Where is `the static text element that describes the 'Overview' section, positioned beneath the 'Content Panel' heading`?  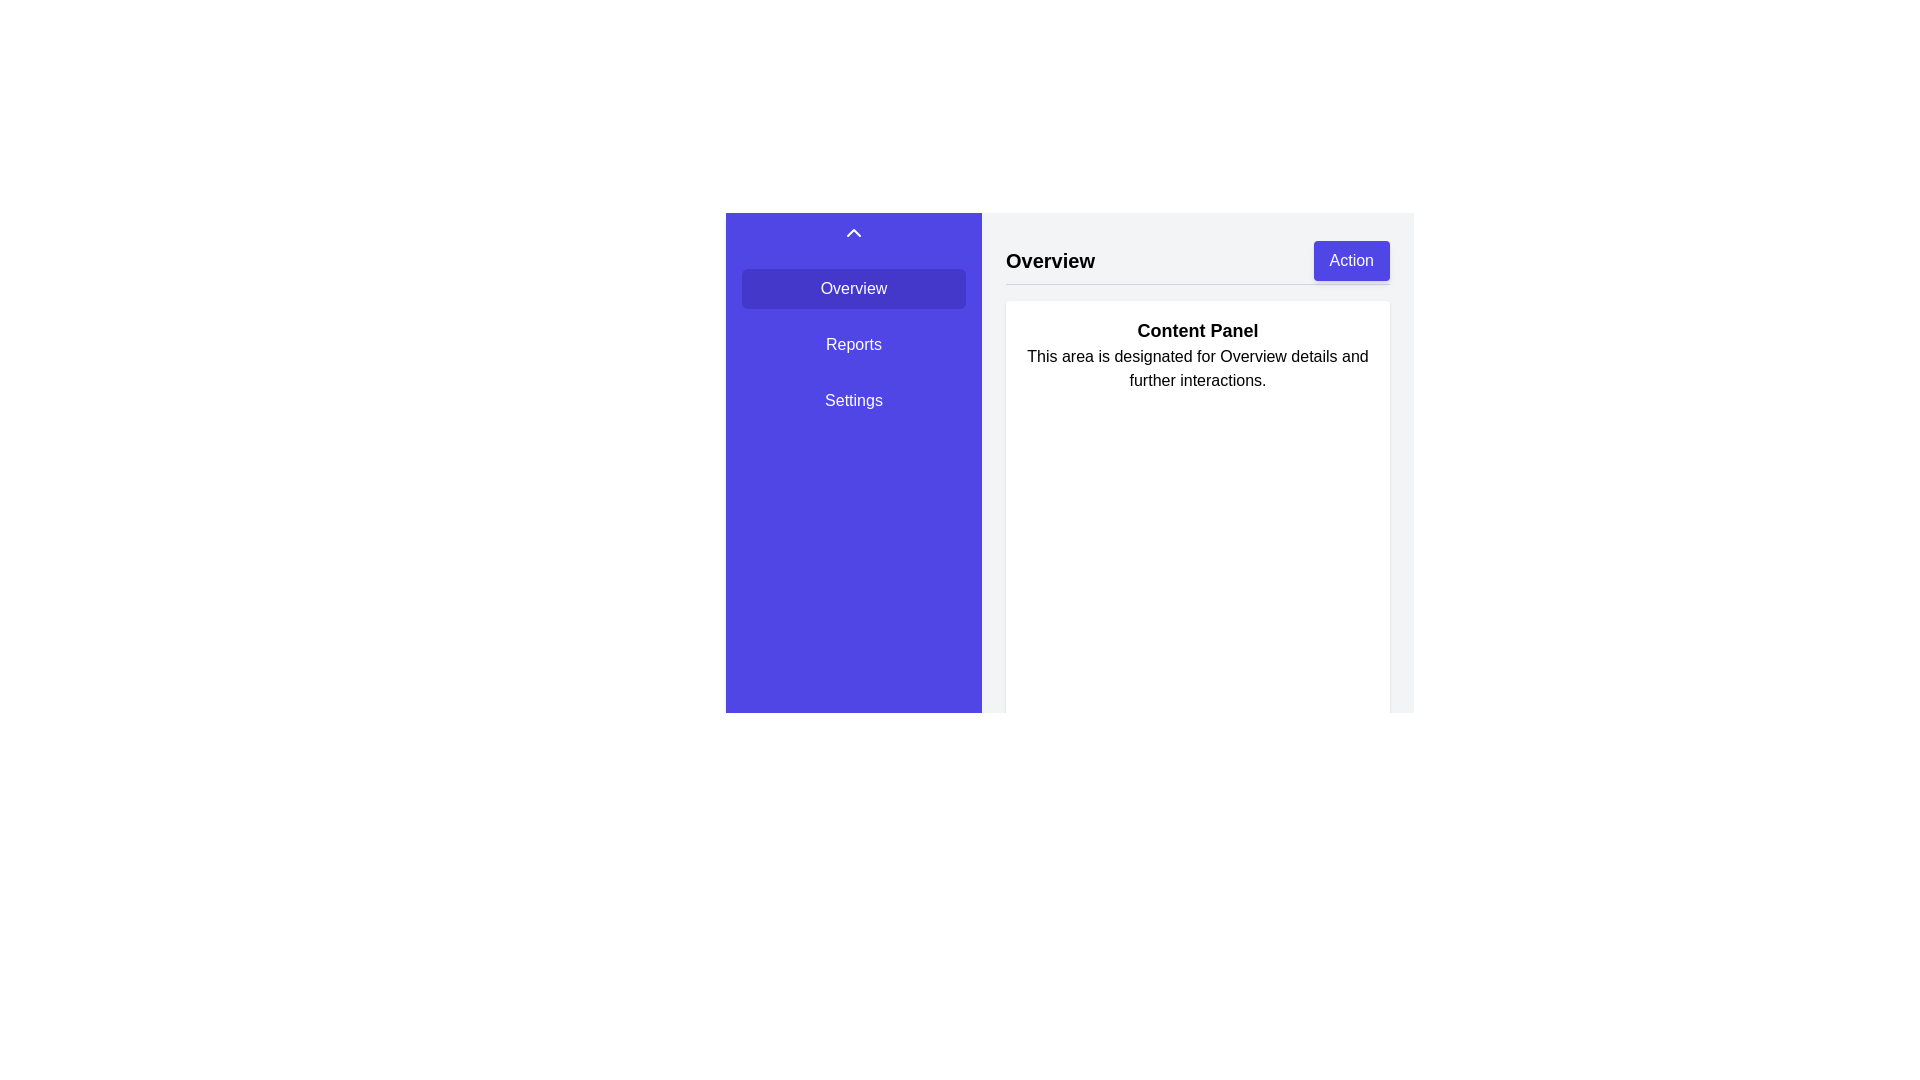 the static text element that describes the 'Overview' section, positioned beneath the 'Content Panel' heading is located at coordinates (1198, 369).